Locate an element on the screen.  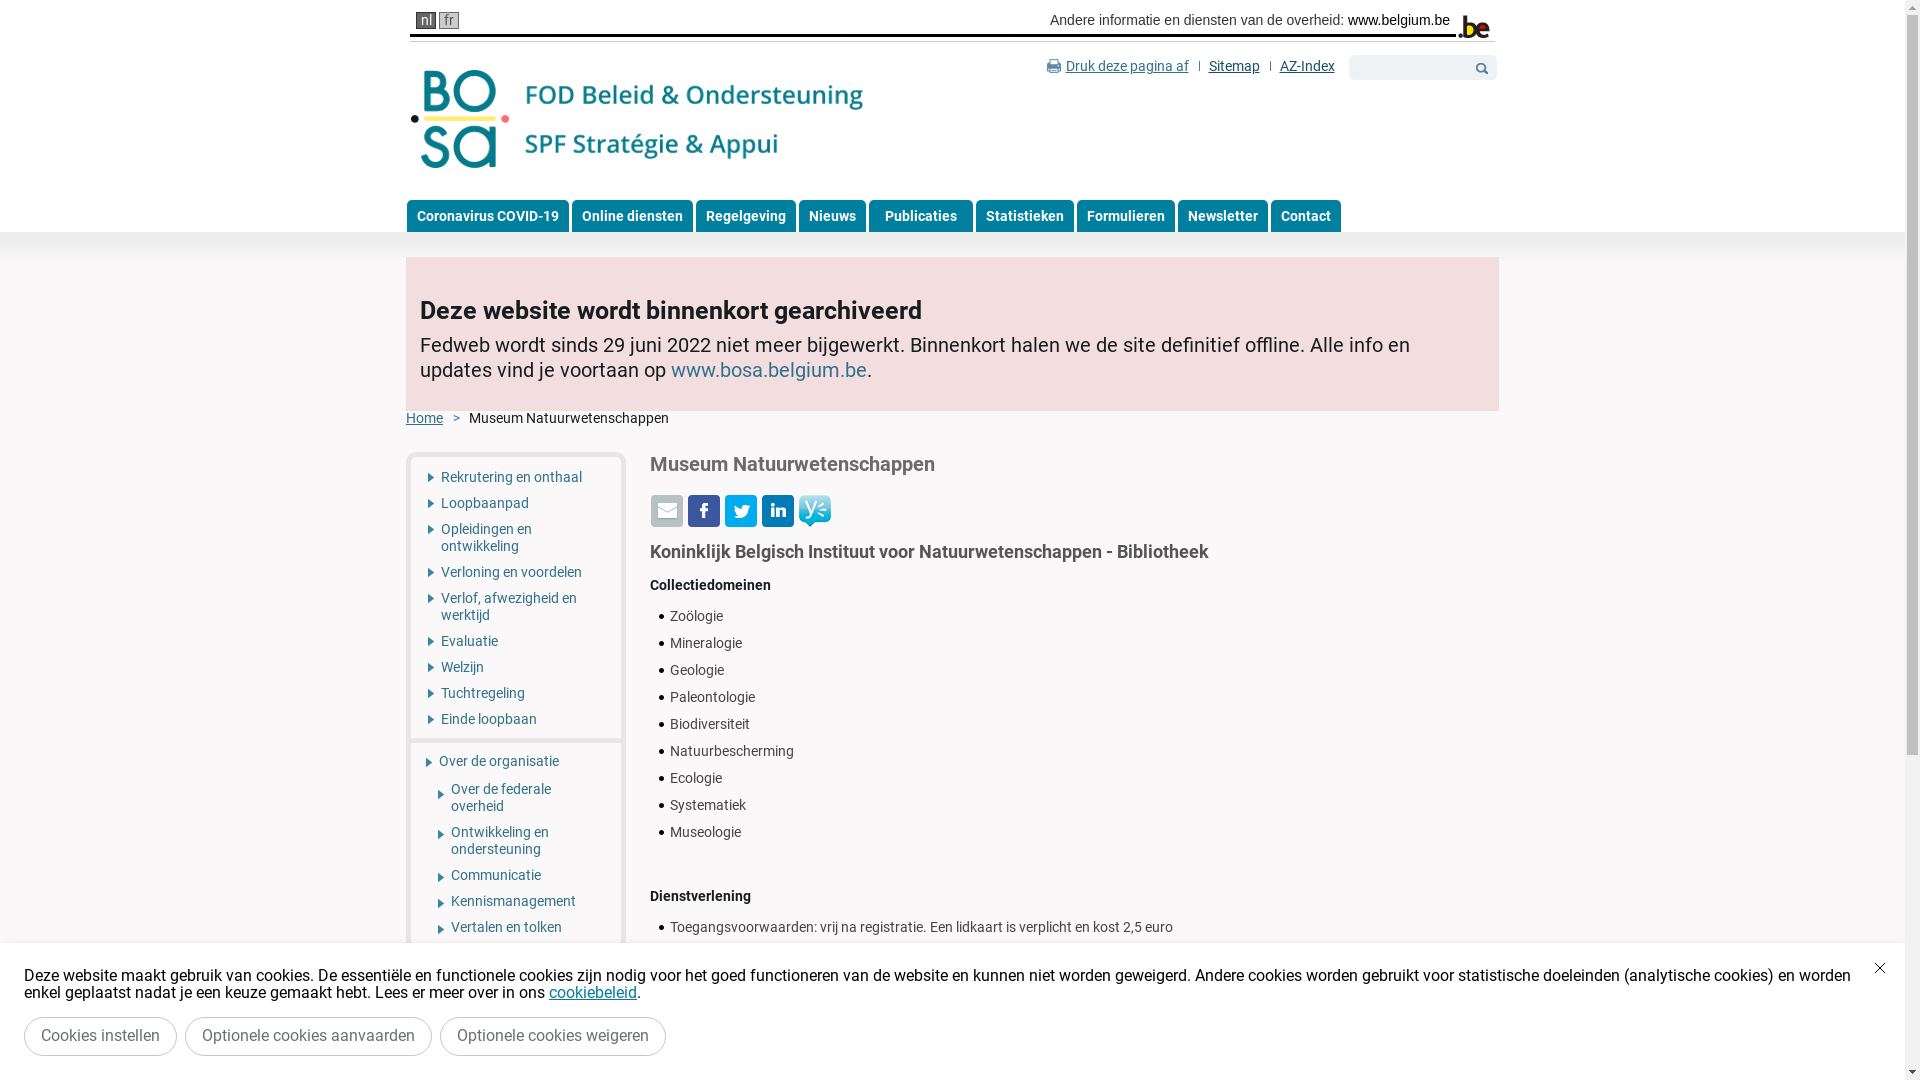
'Optionele cookies aanvaarden' is located at coordinates (307, 1035).